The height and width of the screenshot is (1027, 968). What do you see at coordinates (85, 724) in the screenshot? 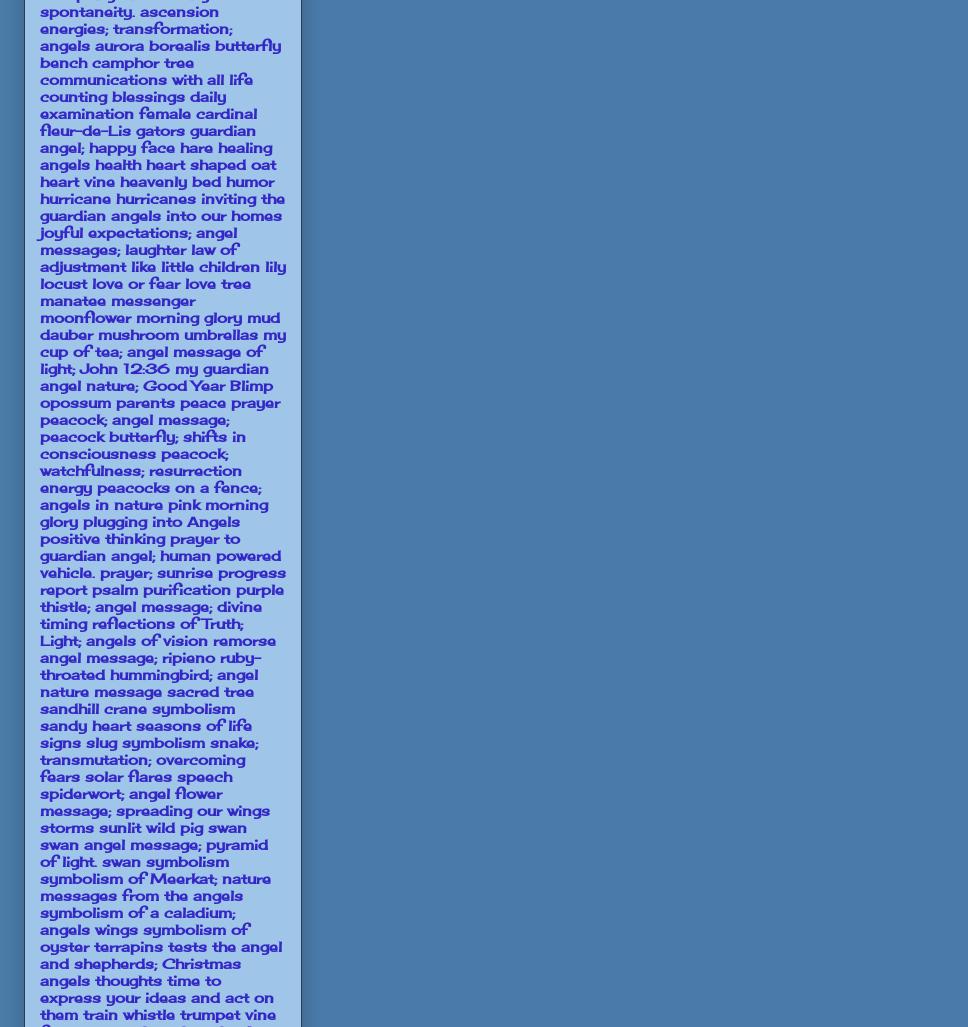
I see `'sandy heart'` at bounding box center [85, 724].